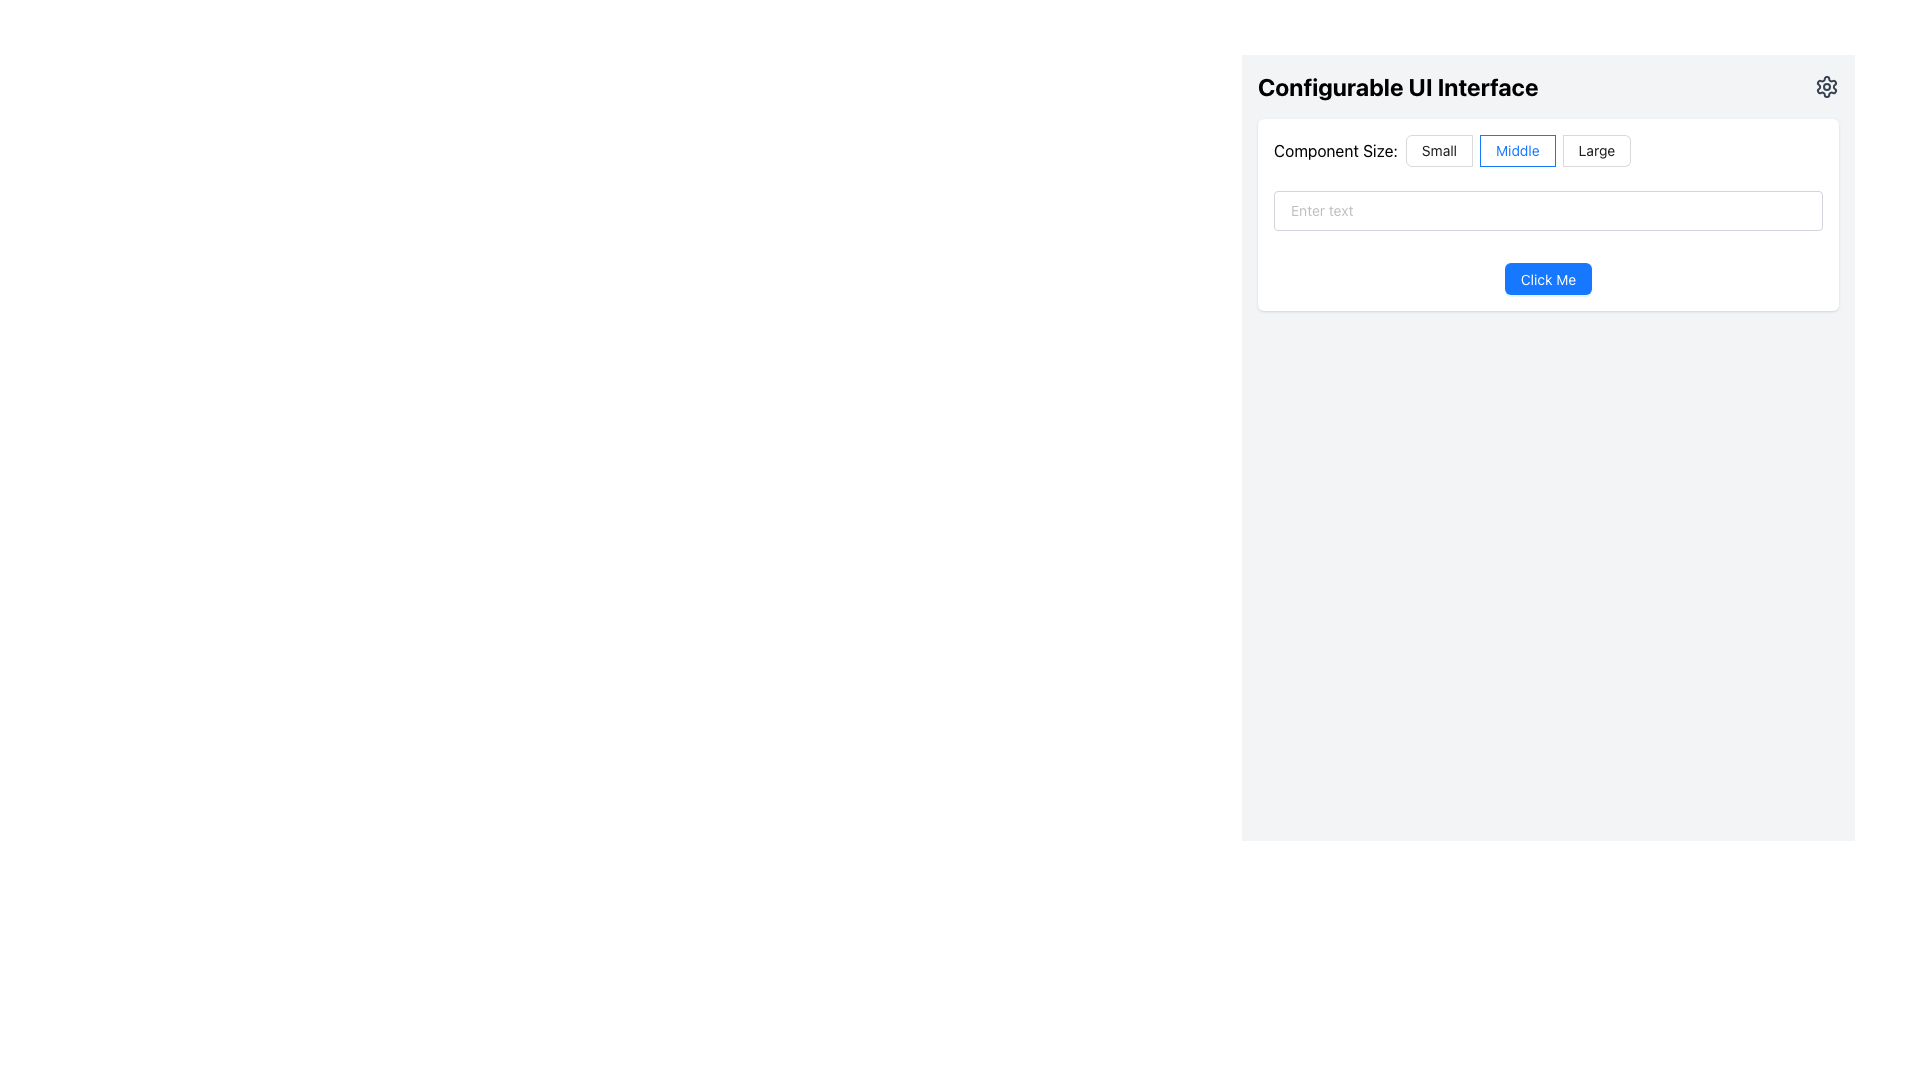  I want to click on the text label displaying 'Component Size:' that is positioned to the left of the radio buttons for 'Small', 'Middle', and 'Large', so click(1335, 149).